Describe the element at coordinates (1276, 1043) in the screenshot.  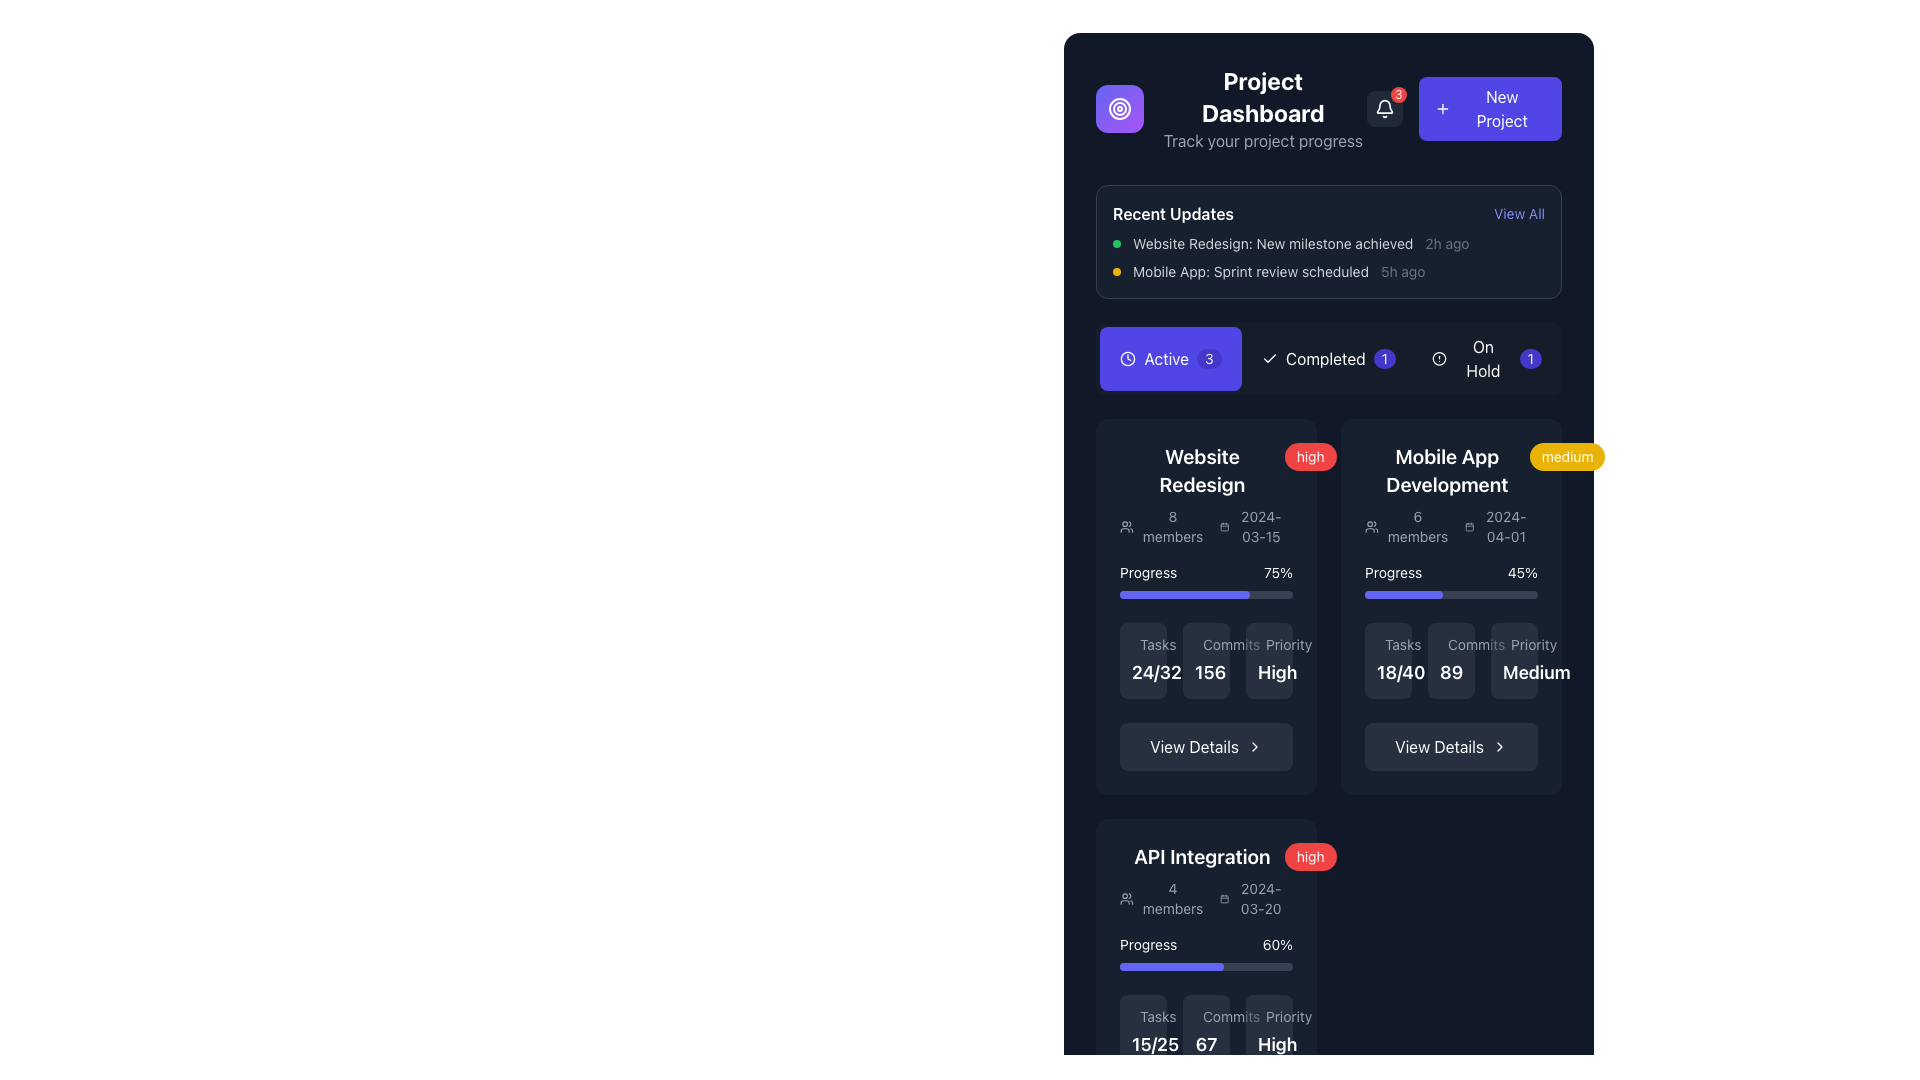
I see `the informational text label indicating the priority level of the 'API Integration' project, located at the bottom of the card to the right of the progress bar` at that location.